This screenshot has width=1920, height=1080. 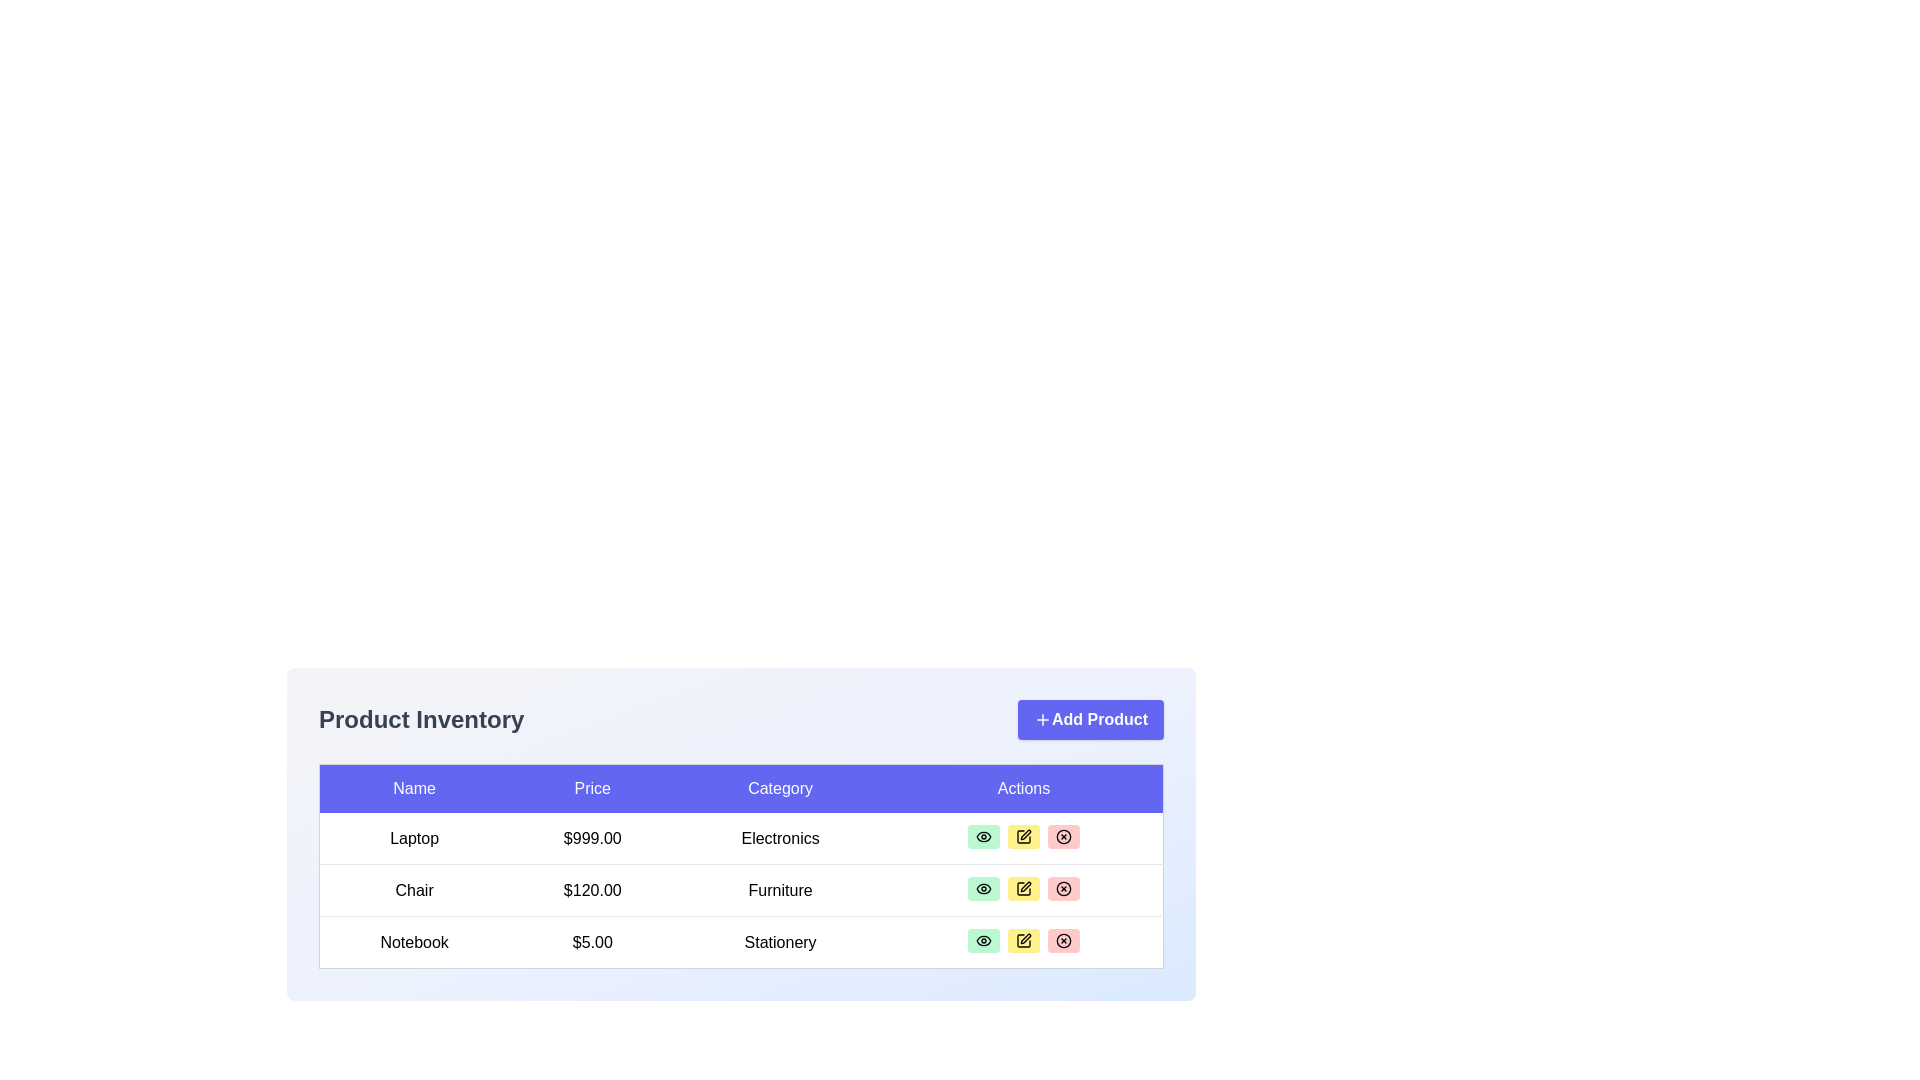 What do you see at coordinates (779, 942) in the screenshot?
I see `the static text label containing the word 'Stationery', which is located in the third cell of the last row of the product inventory table, adjacent to 'Notebook' and '$5.00'` at bounding box center [779, 942].